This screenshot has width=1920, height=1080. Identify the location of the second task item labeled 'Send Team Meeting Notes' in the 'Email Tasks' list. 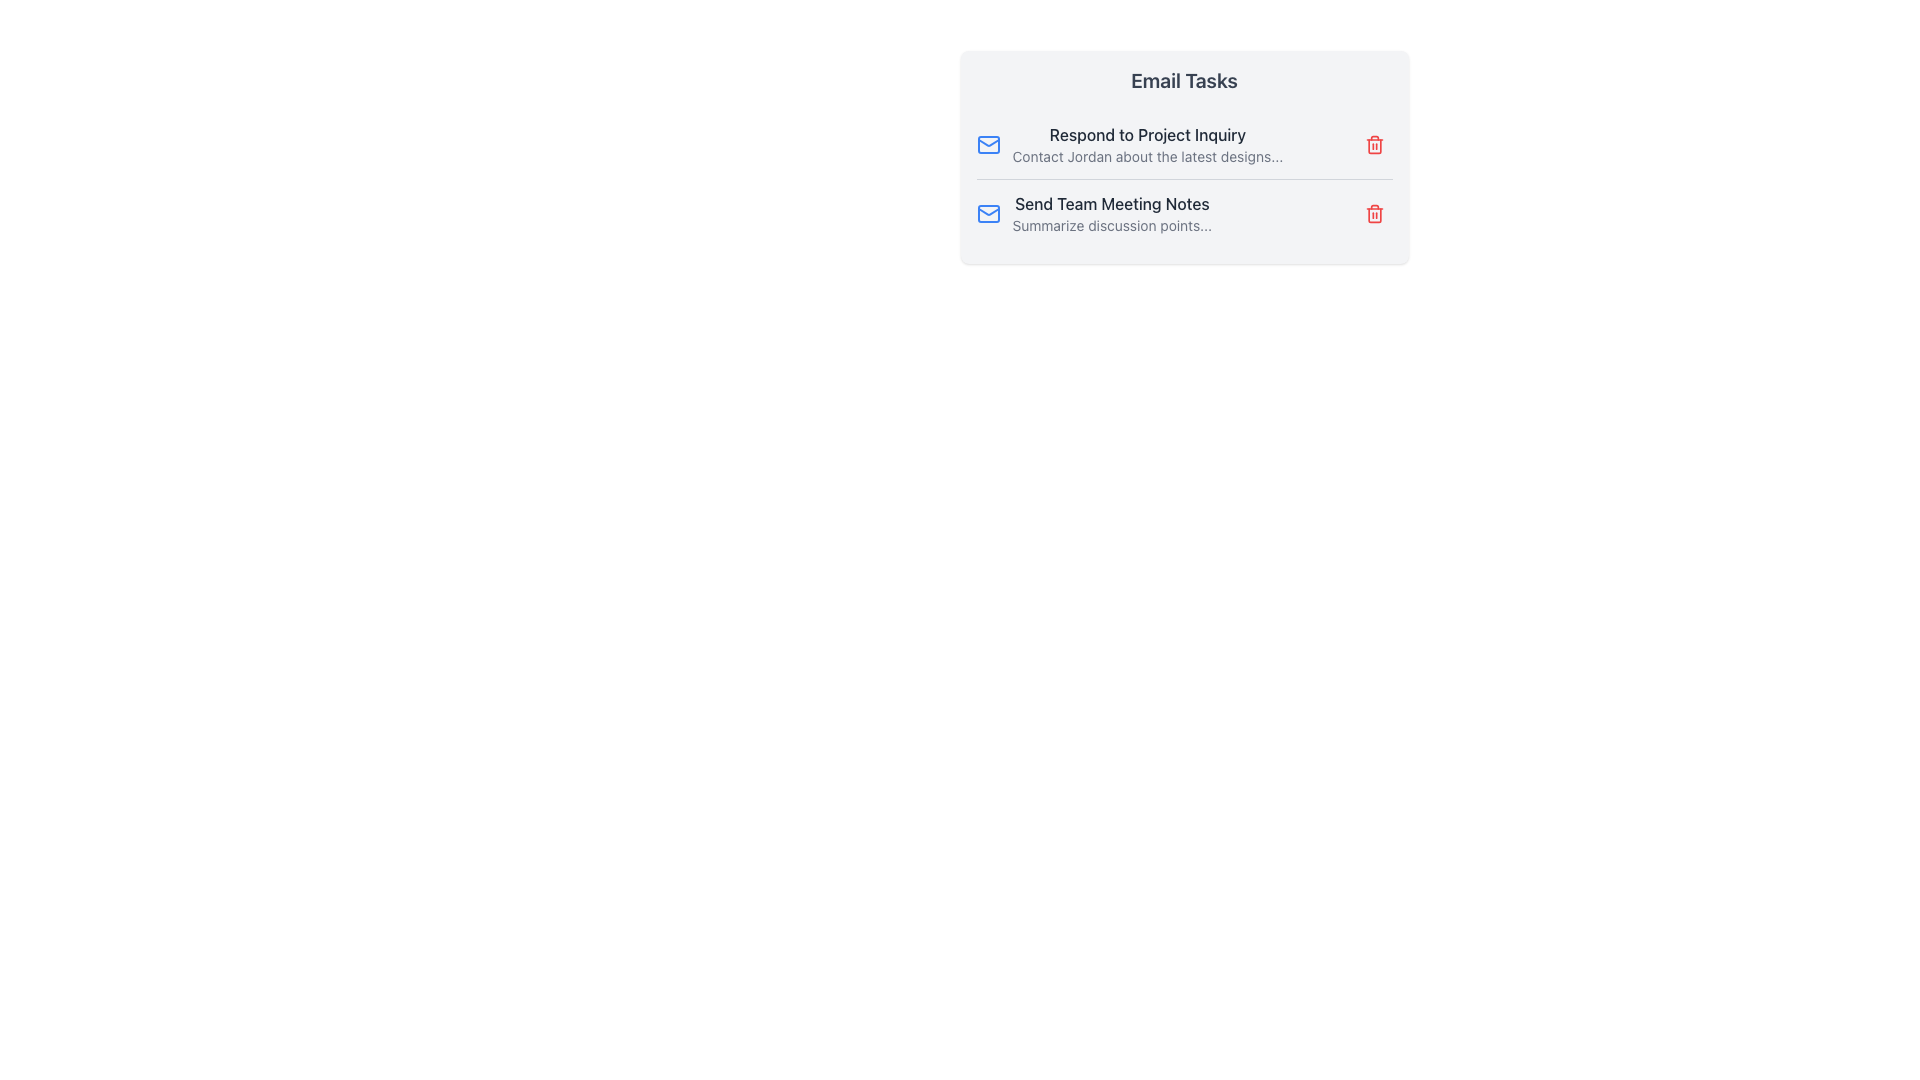
(1111, 213).